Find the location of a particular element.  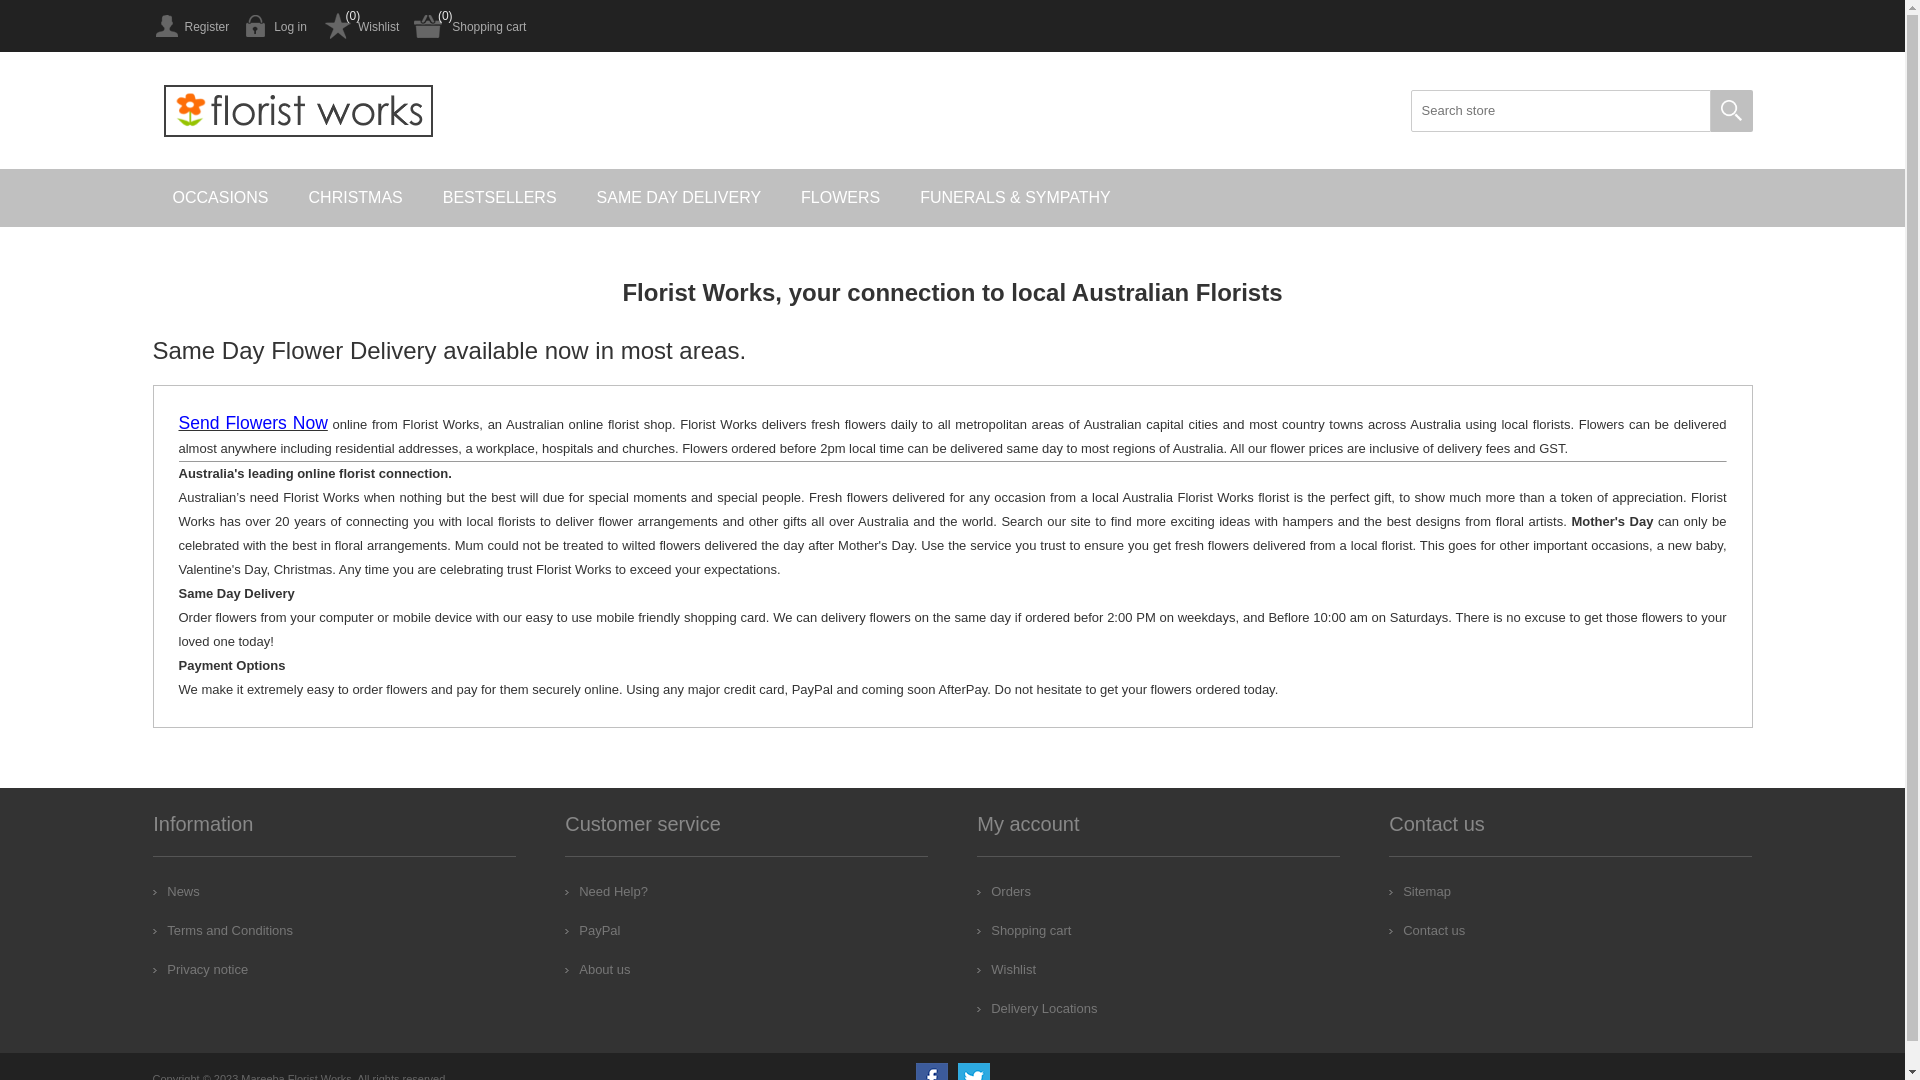

'Shopping cart' is located at coordinates (1023, 930).